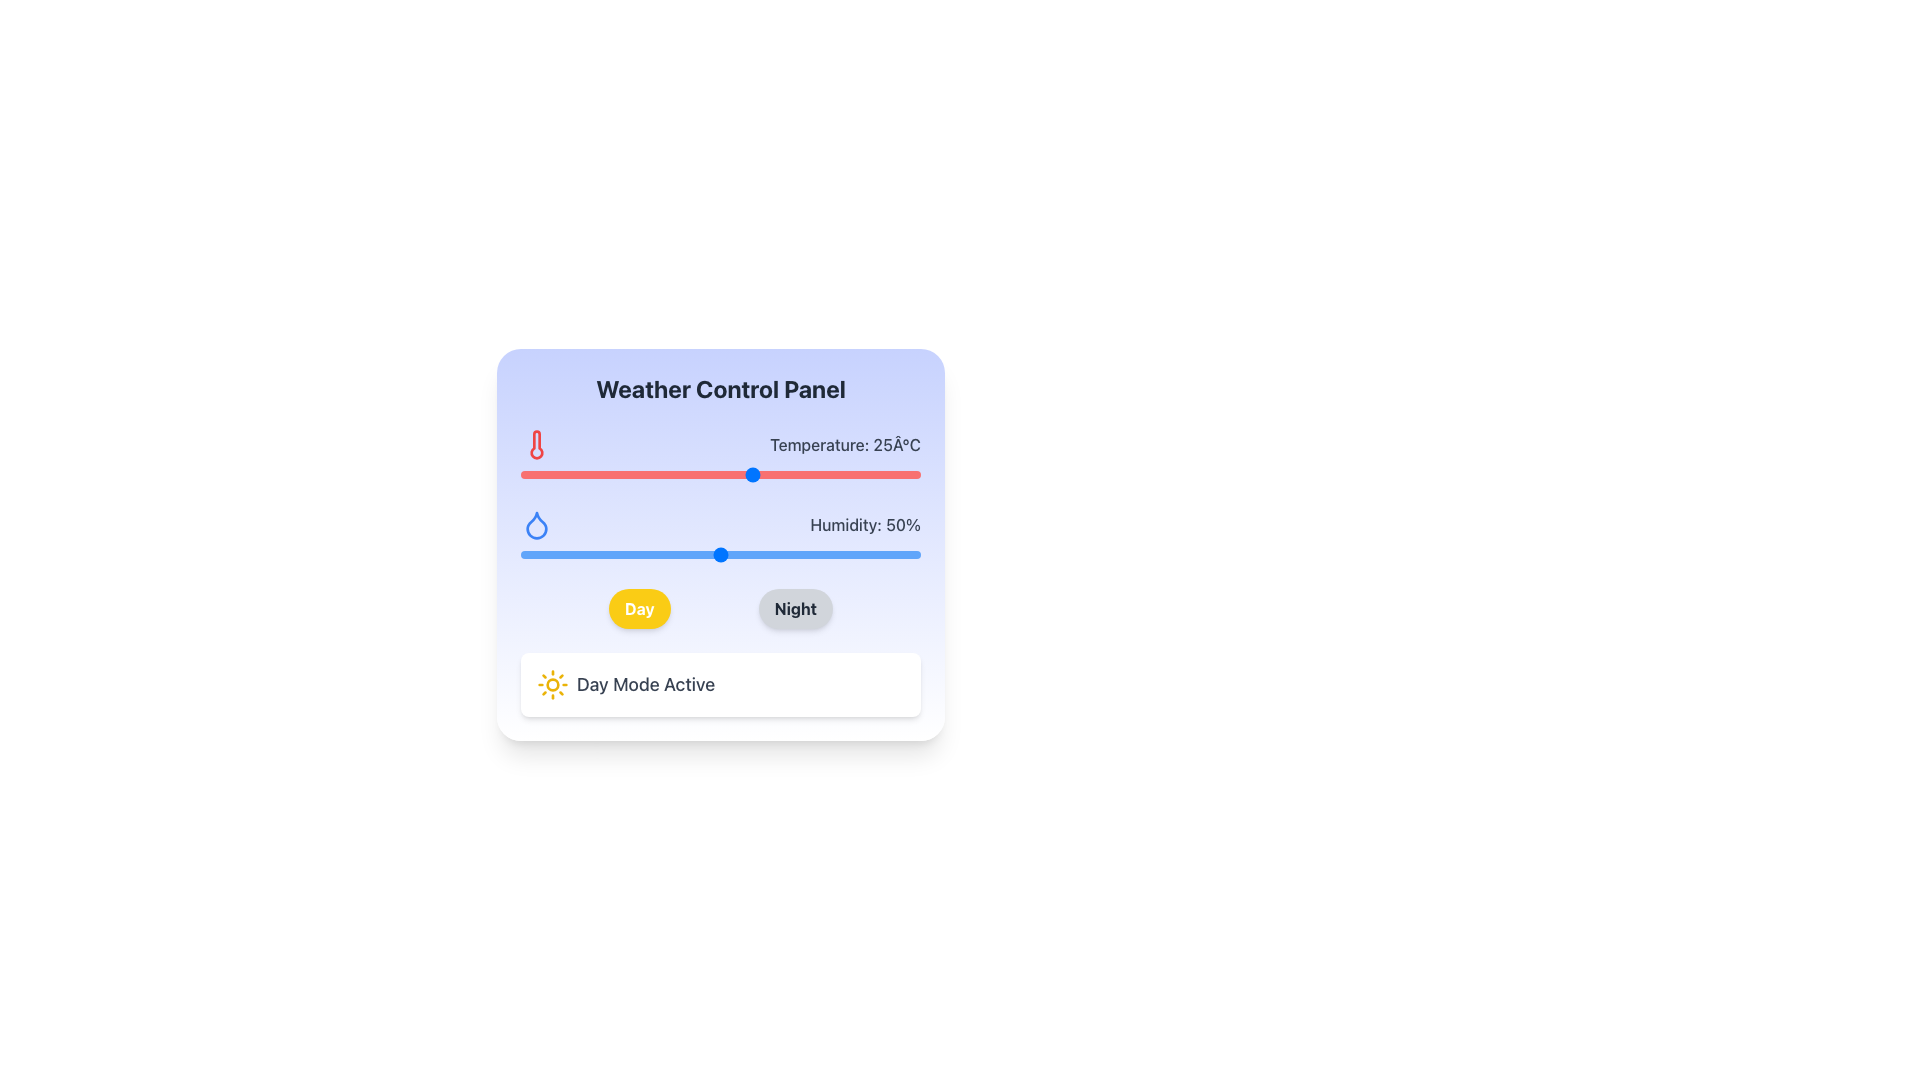 This screenshot has height=1080, width=1920. I want to click on the text label displaying 'Day Mode Active' which is located next to a sun icon in the Weather Control Panel, so click(646, 684).